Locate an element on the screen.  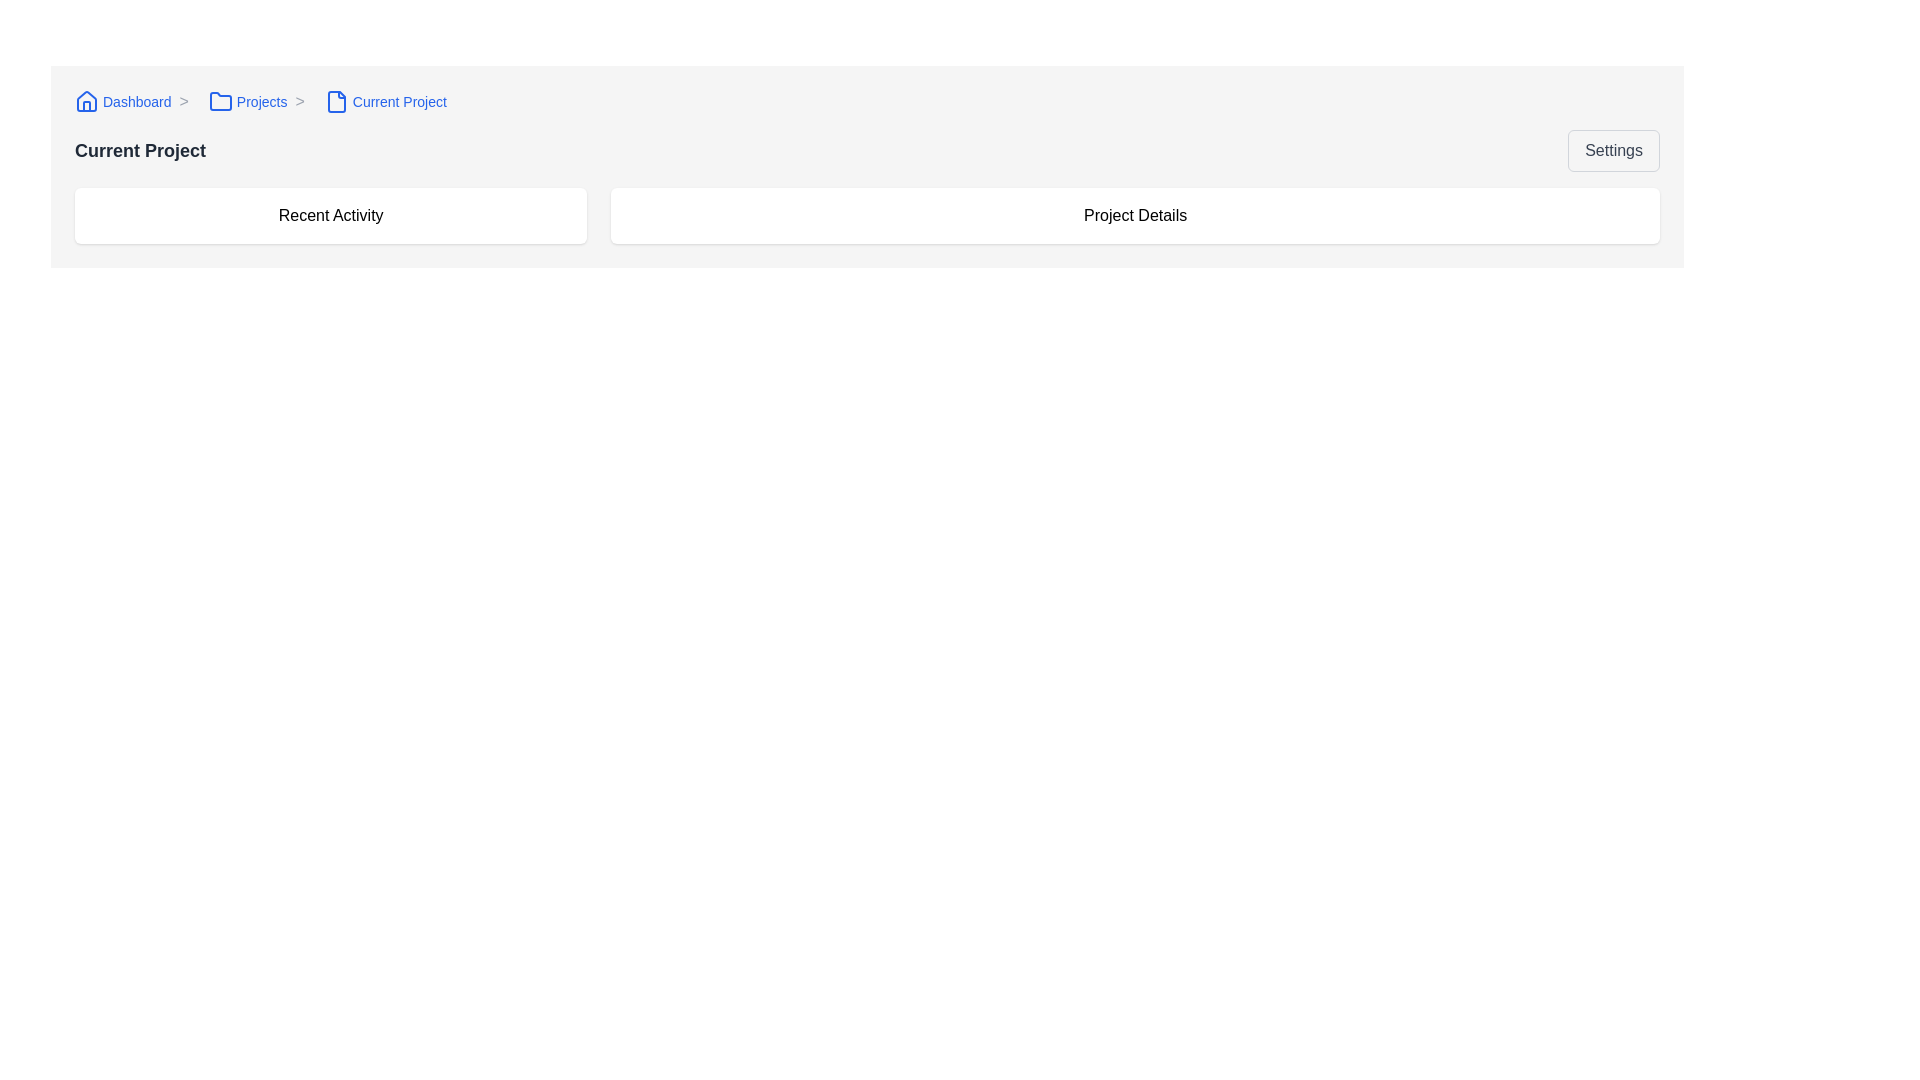
the home icon located at the top-left corner of the interface, to the left of the 'Dashboard' link is located at coordinates (85, 101).